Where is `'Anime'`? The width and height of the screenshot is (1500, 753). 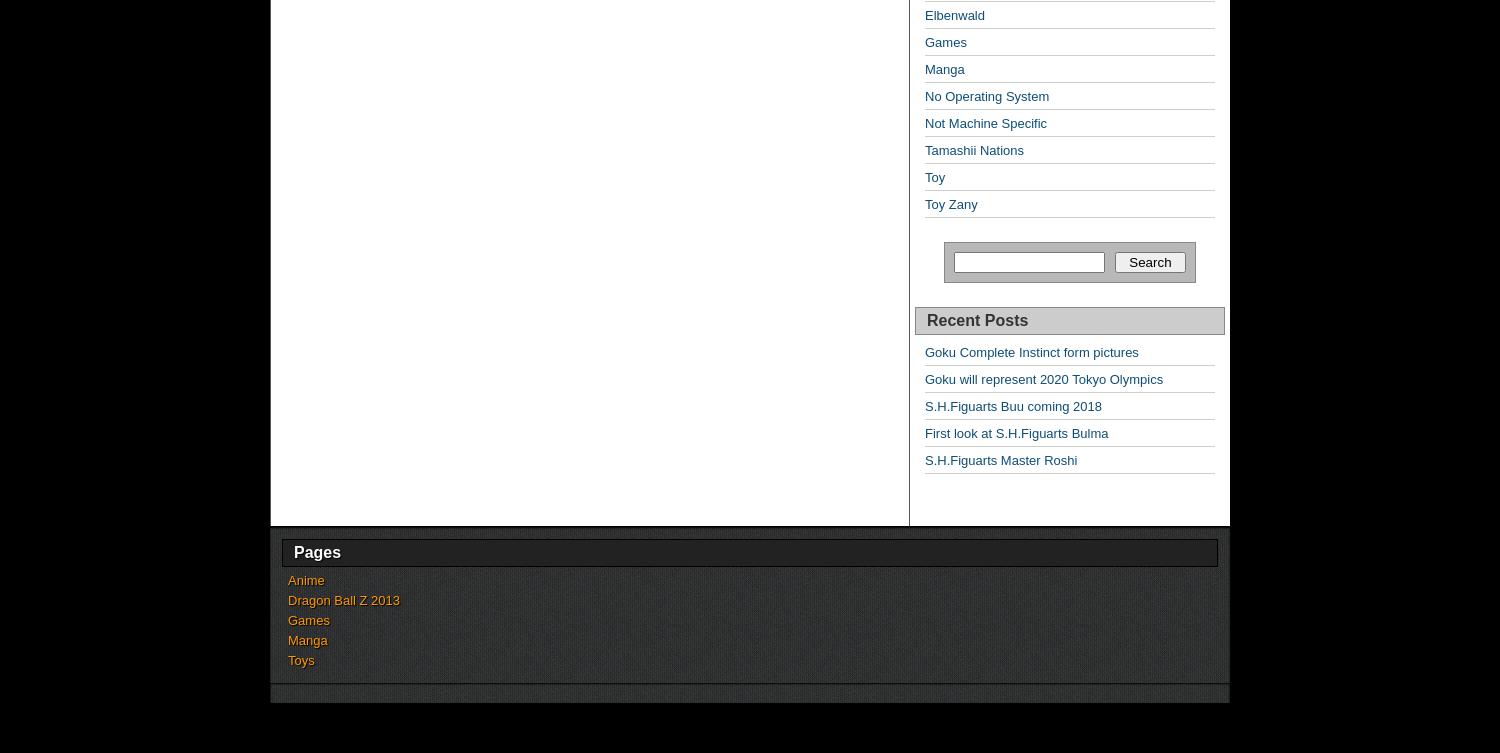
'Anime' is located at coordinates (288, 580).